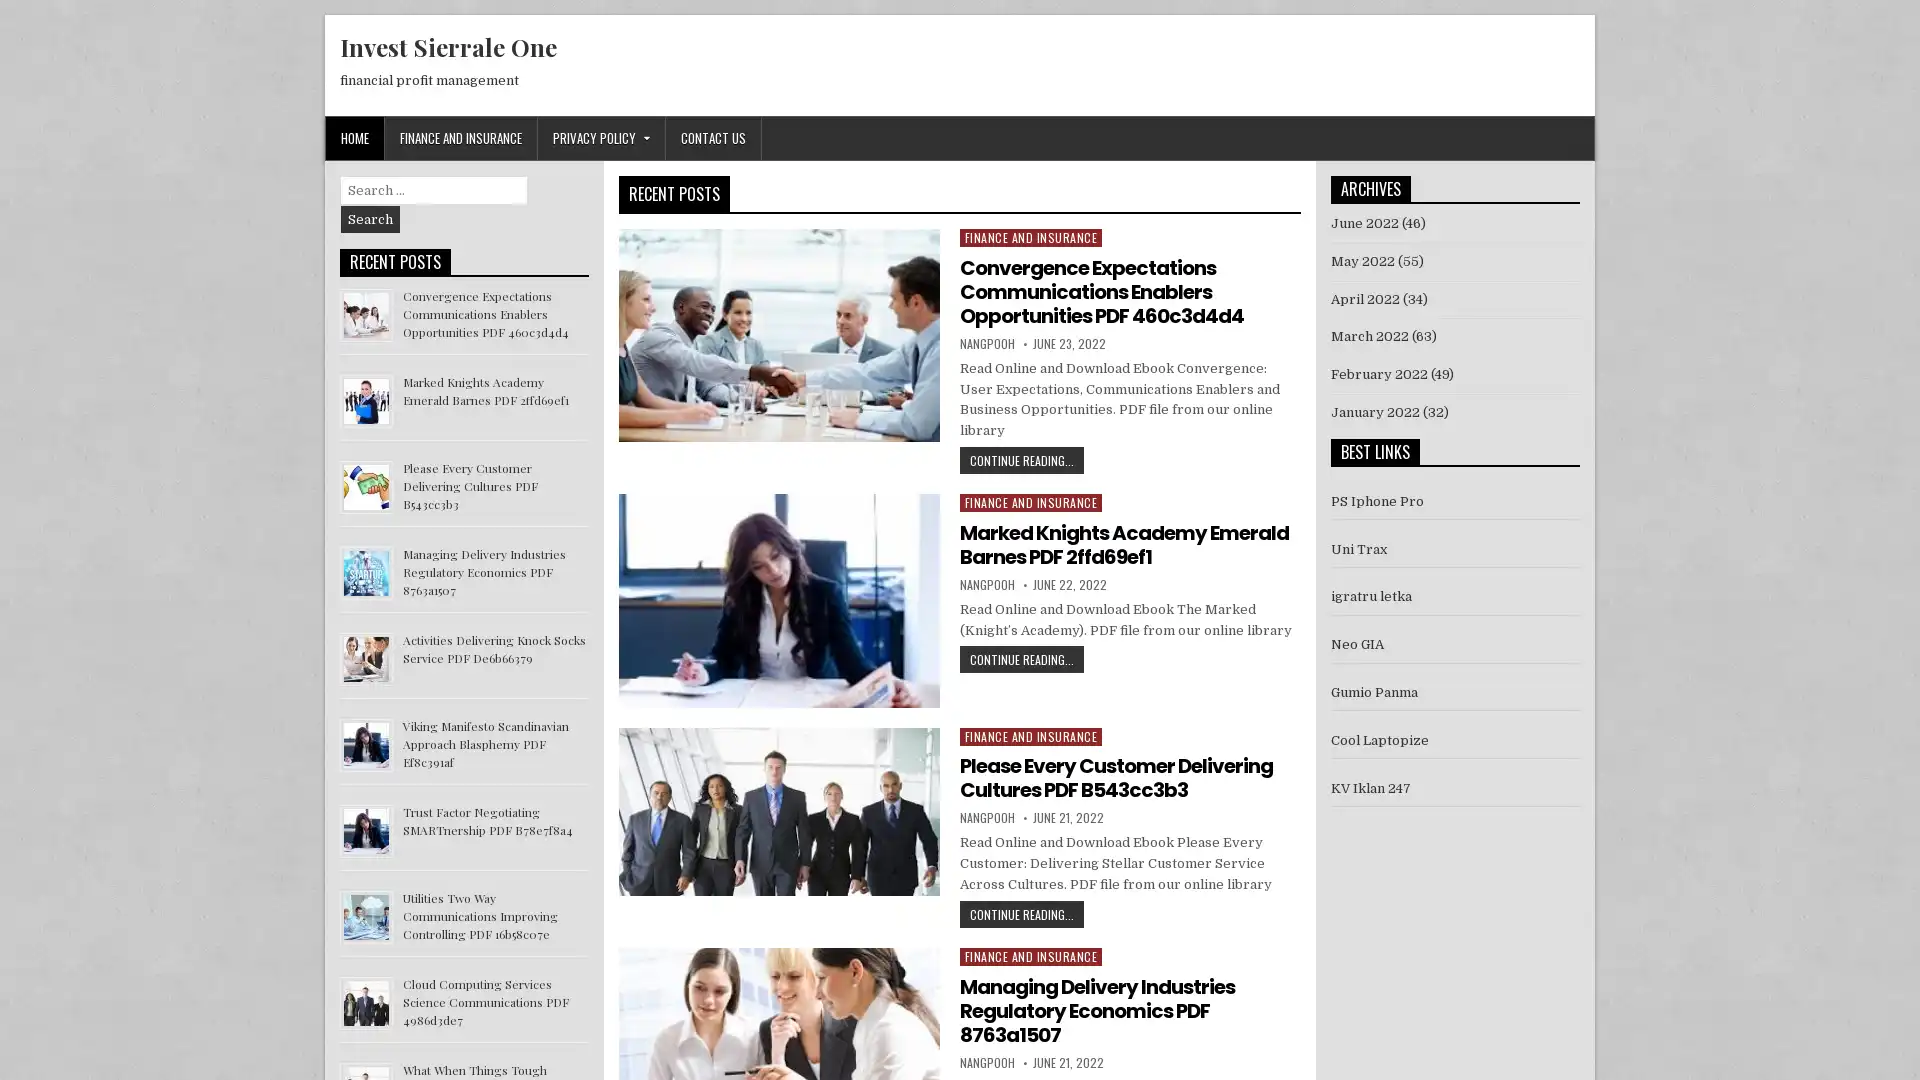 The height and width of the screenshot is (1080, 1920). I want to click on Search, so click(370, 219).